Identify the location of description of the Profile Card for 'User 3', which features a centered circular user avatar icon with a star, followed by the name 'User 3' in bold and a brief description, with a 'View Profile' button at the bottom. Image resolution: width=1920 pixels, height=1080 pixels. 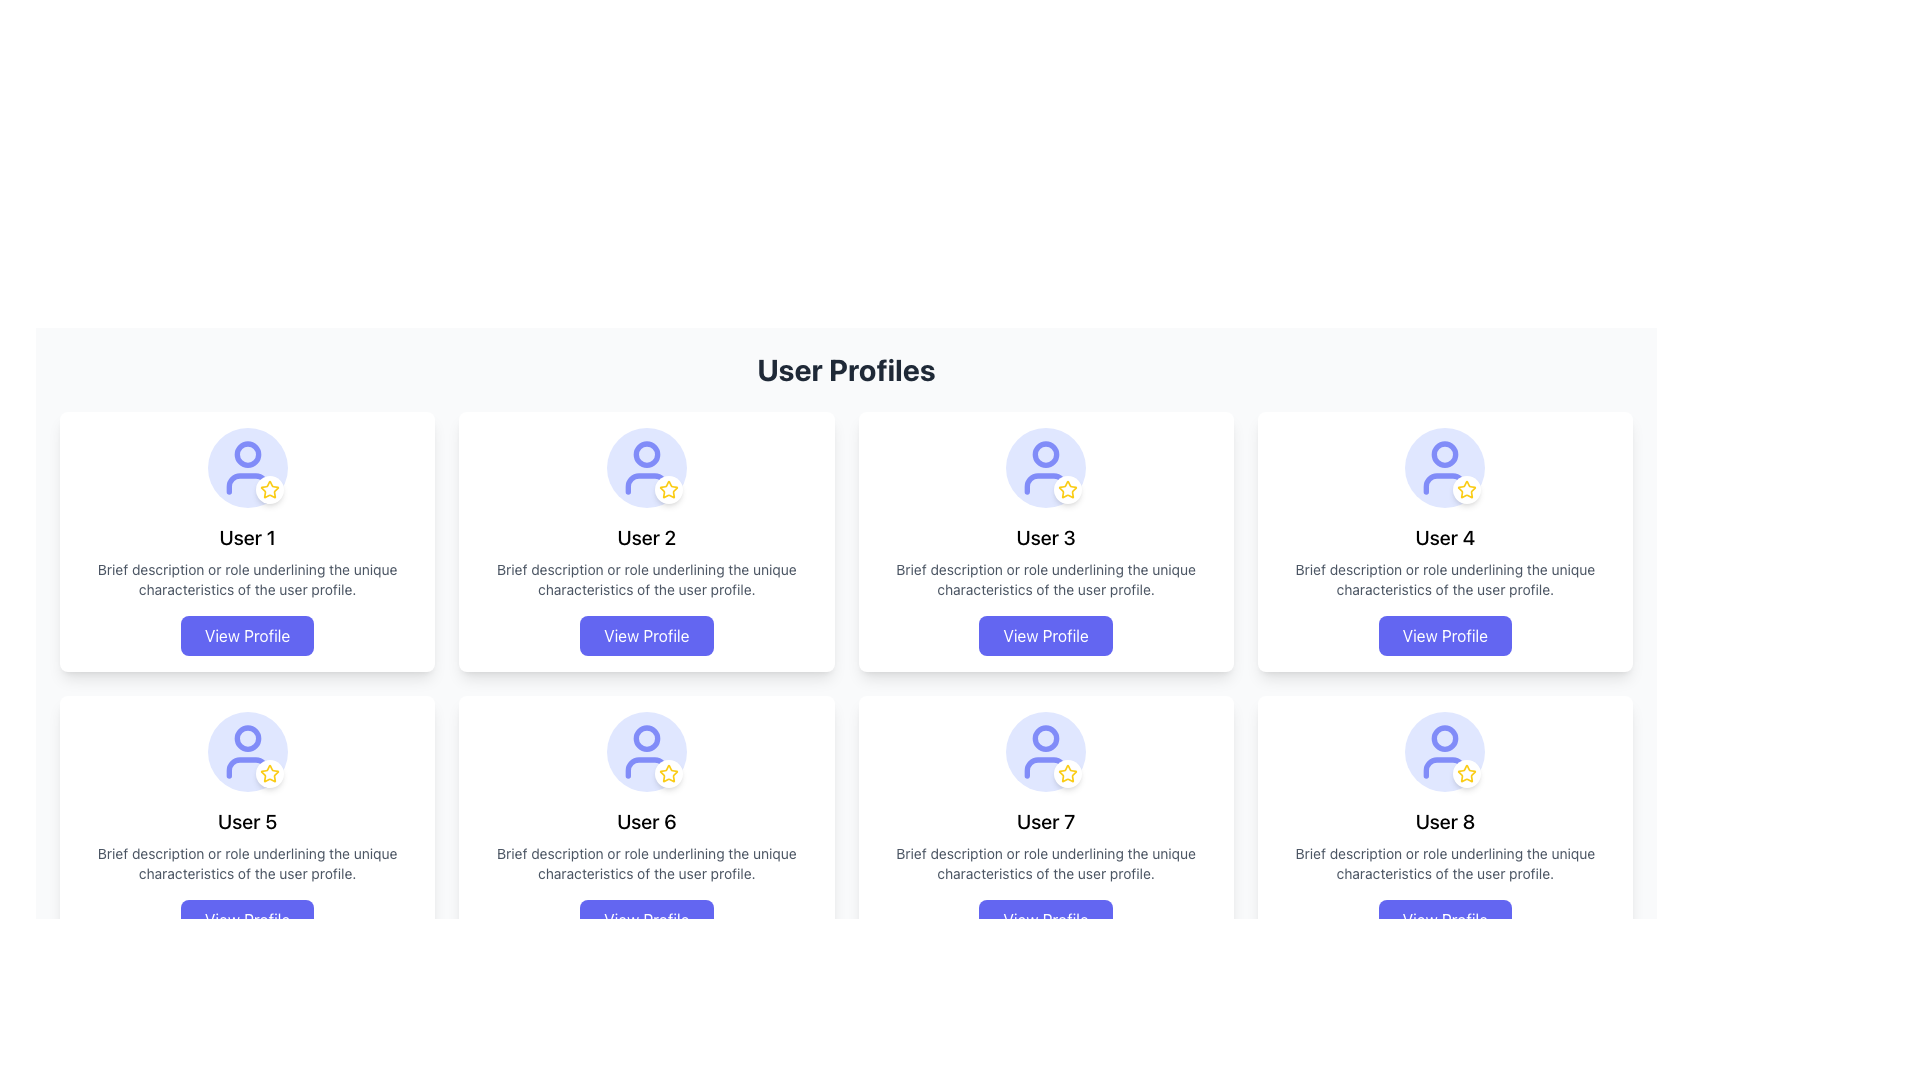
(1045, 542).